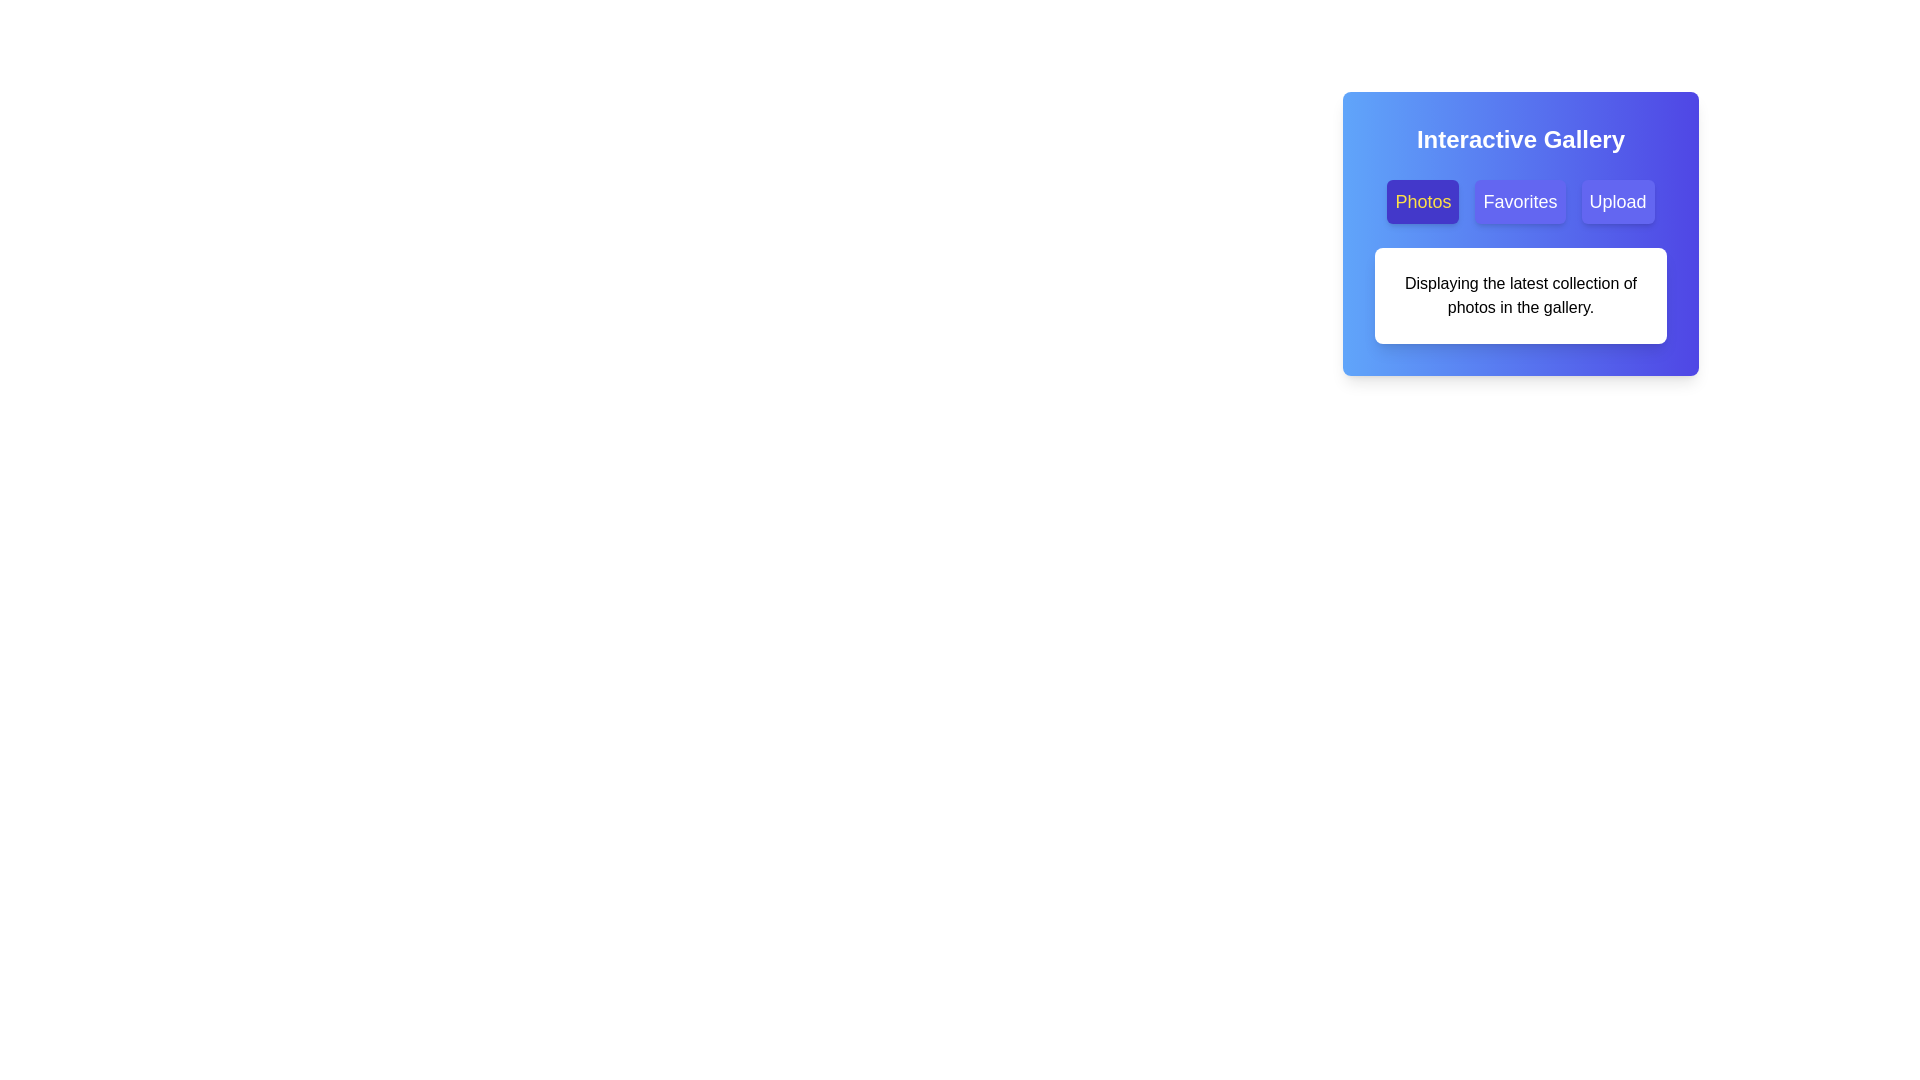 This screenshot has width=1920, height=1080. Describe the element at coordinates (1520, 201) in the screenshot. I see `the 'Favorites' button, which is a rounded rectangle with a purple background and white text, located in the upper-right section between the 'Photos' and 'Upload' buttons` at that location.